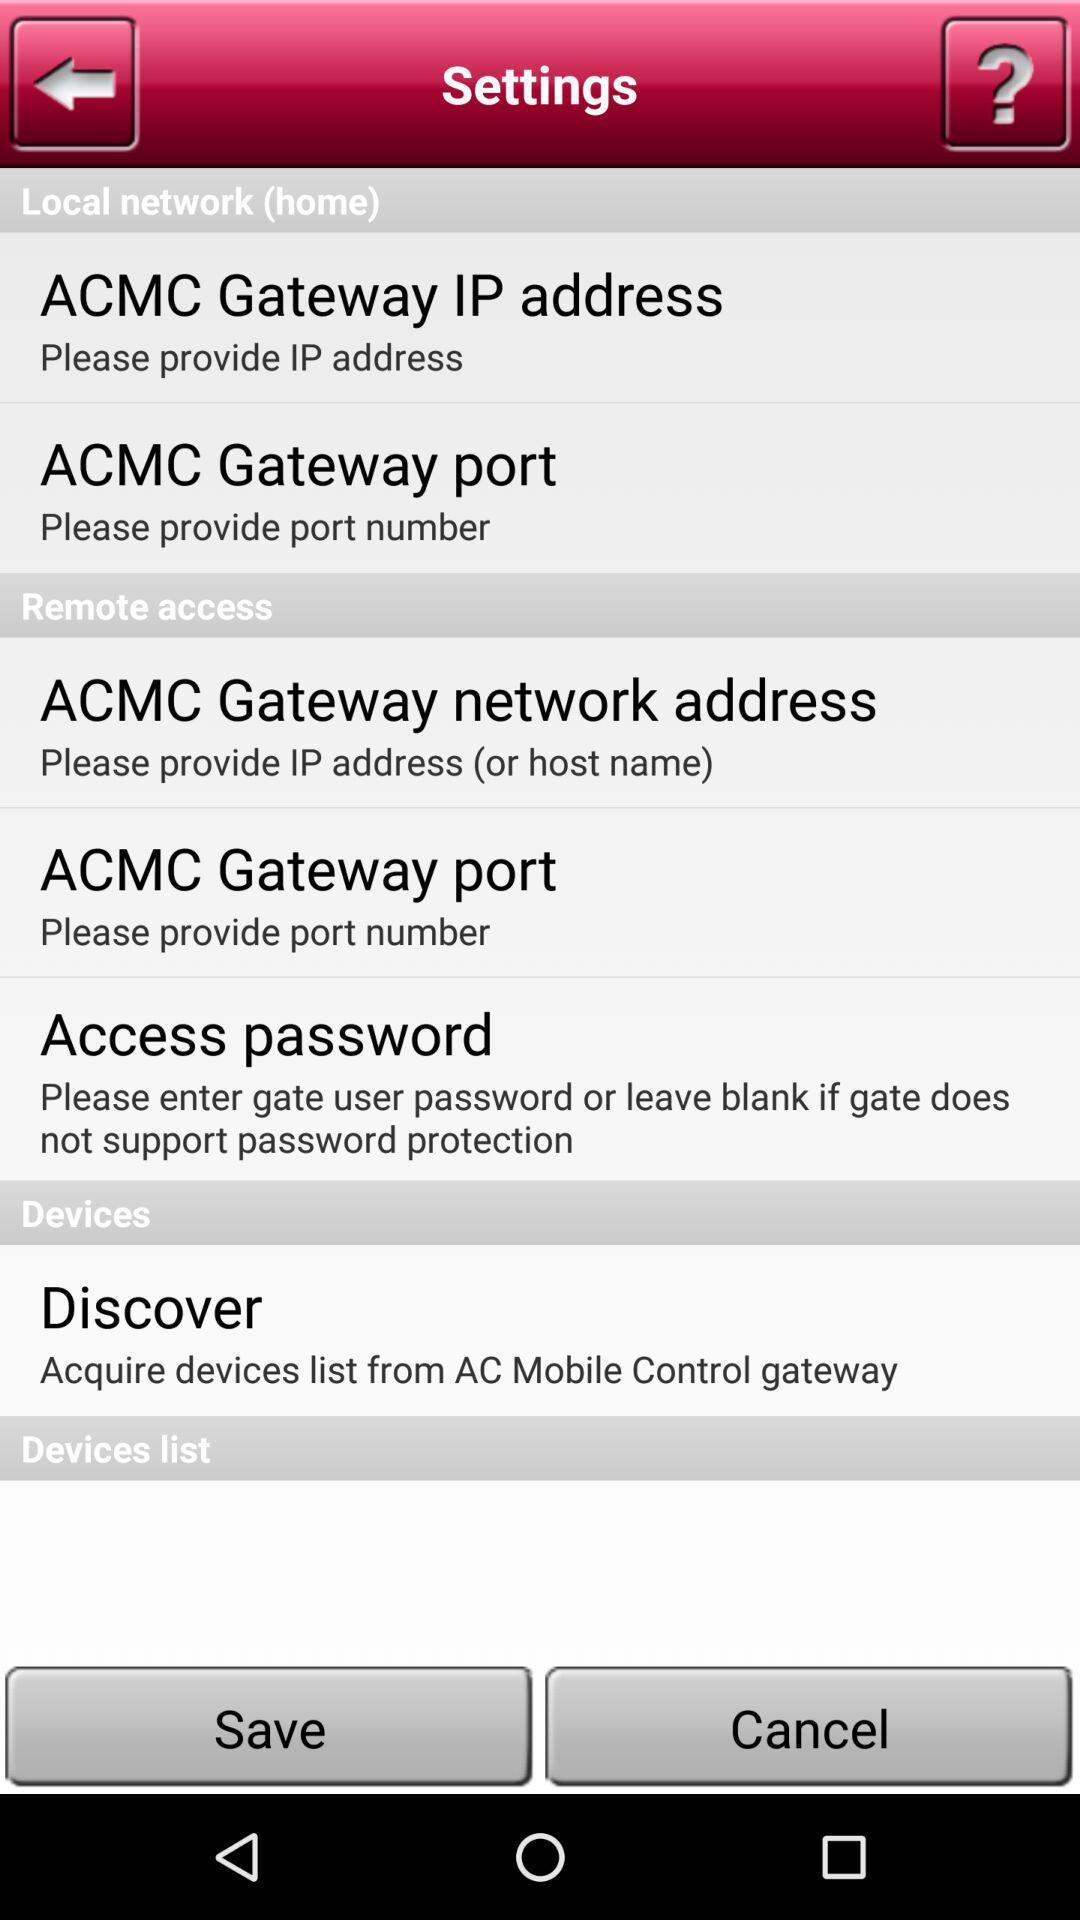 The height and width of the screenshot is (1920, 1080). What do you see at coordinates (150, 1305) in the screenshot?
I see `discover app` at bounding box center [150, 1305].